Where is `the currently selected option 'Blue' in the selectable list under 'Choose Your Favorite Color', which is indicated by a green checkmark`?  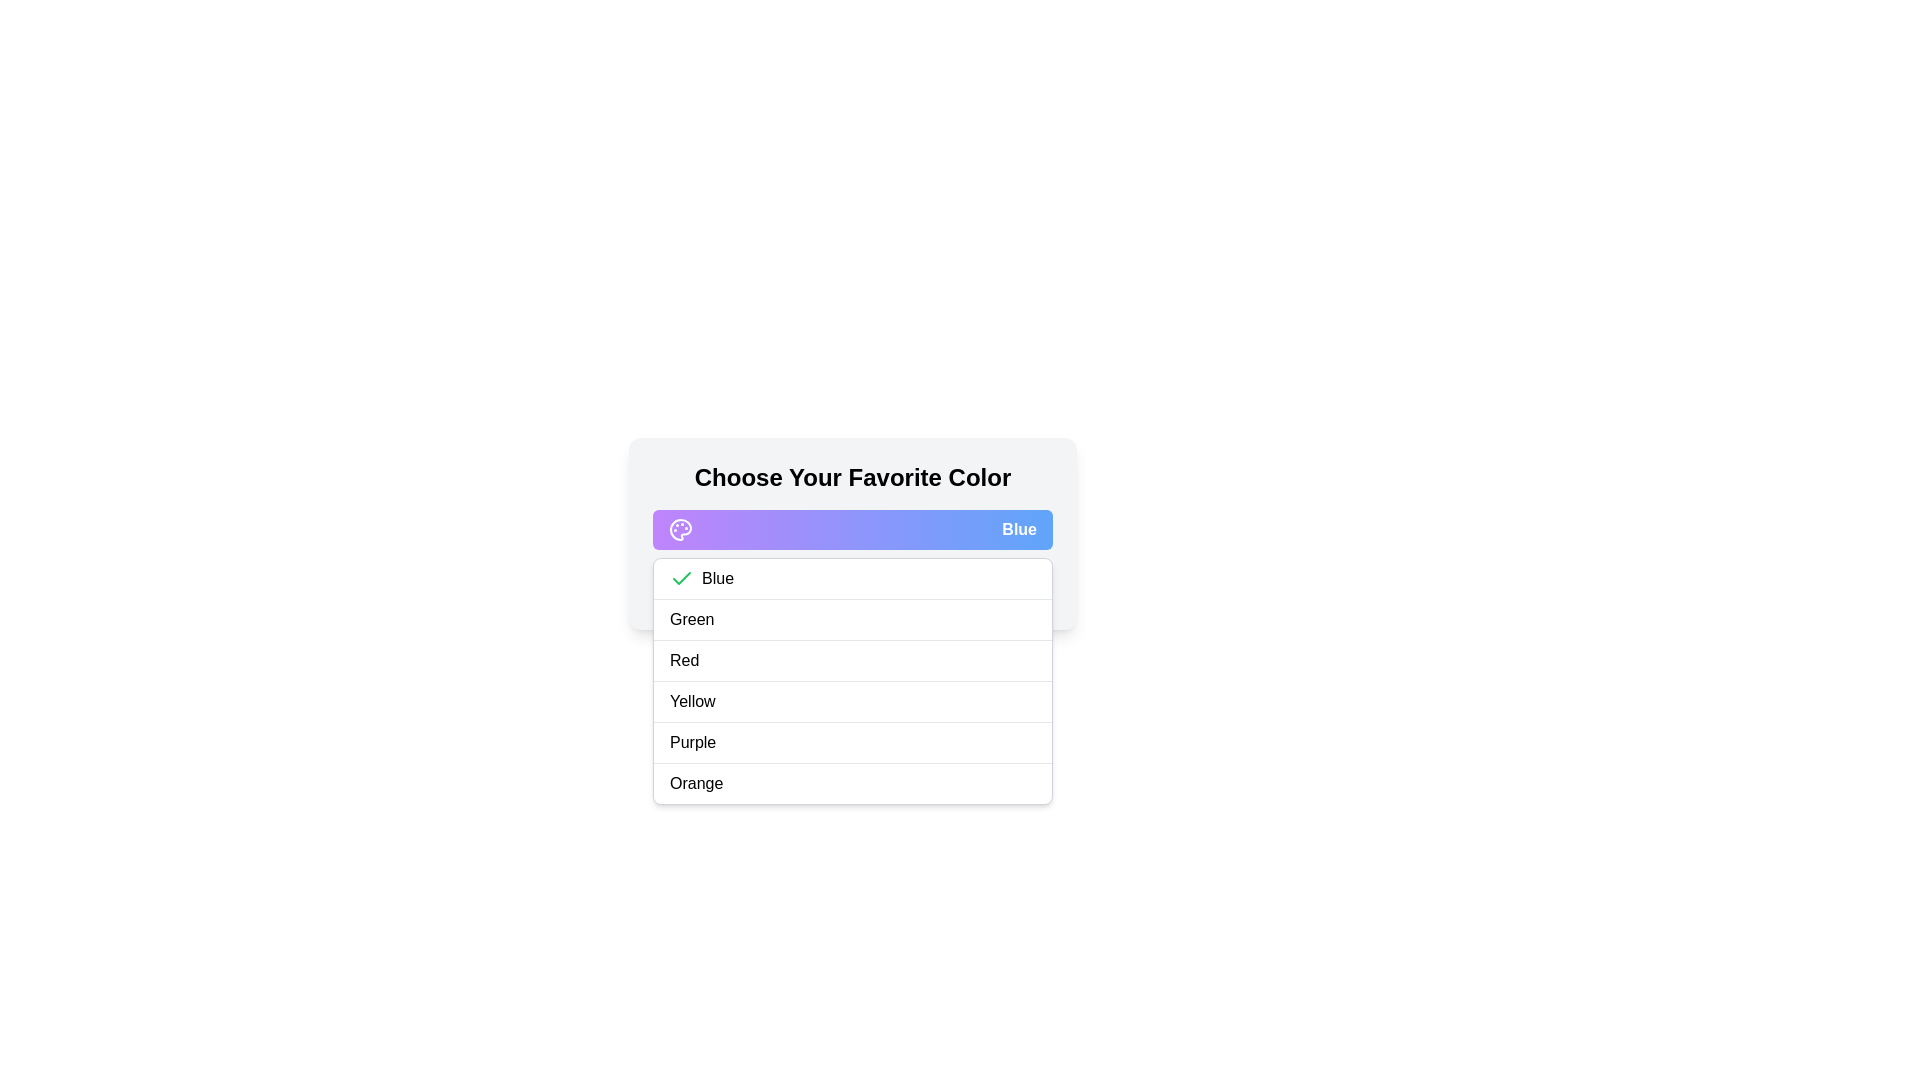 the currently selected option 'Blue' in the selectable list under 'Choose Your Favorite Color', which is indicated by a green checkmark is located at coordinates (853, 578).